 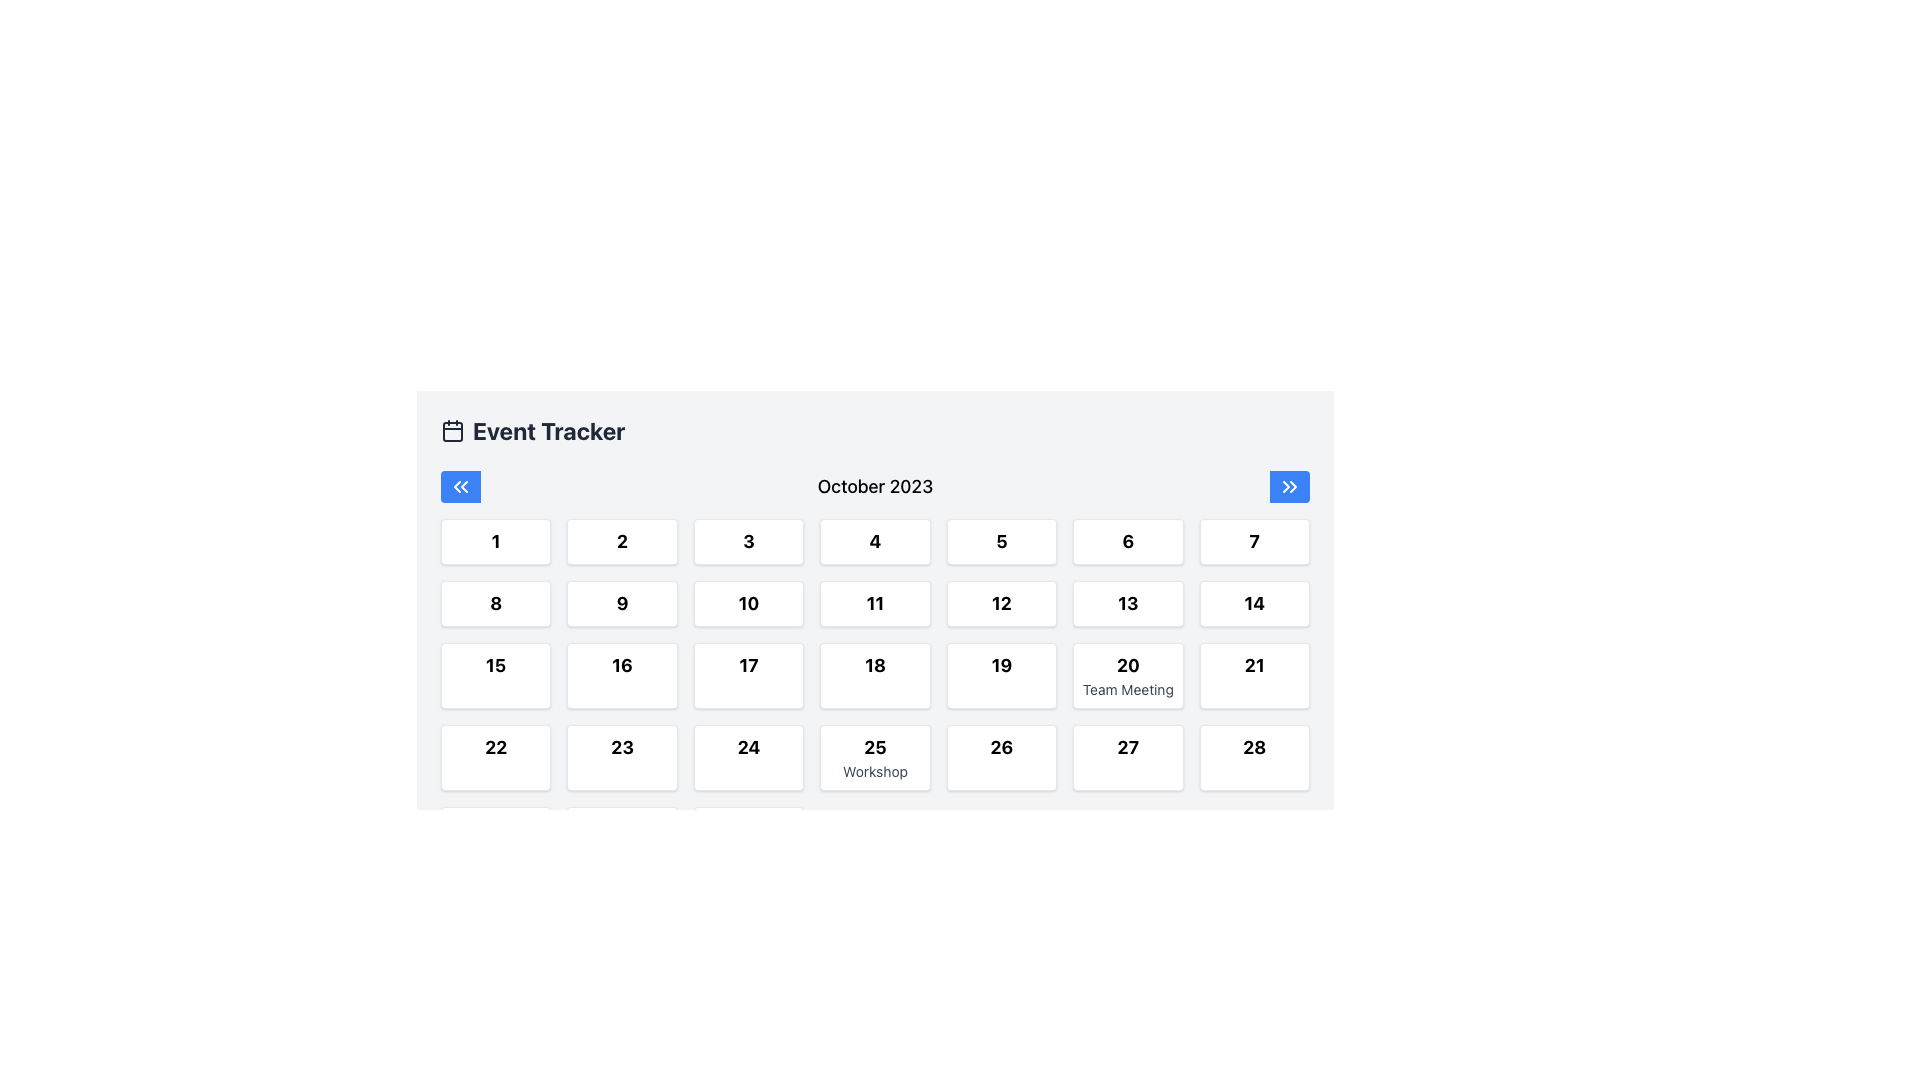 What do you see at coordinates (496, 758) in the screenshot?
I see `the selectable date button for 22nd October 2023 in the Event Tracker calendar interface` at bounding box center [496, 758].